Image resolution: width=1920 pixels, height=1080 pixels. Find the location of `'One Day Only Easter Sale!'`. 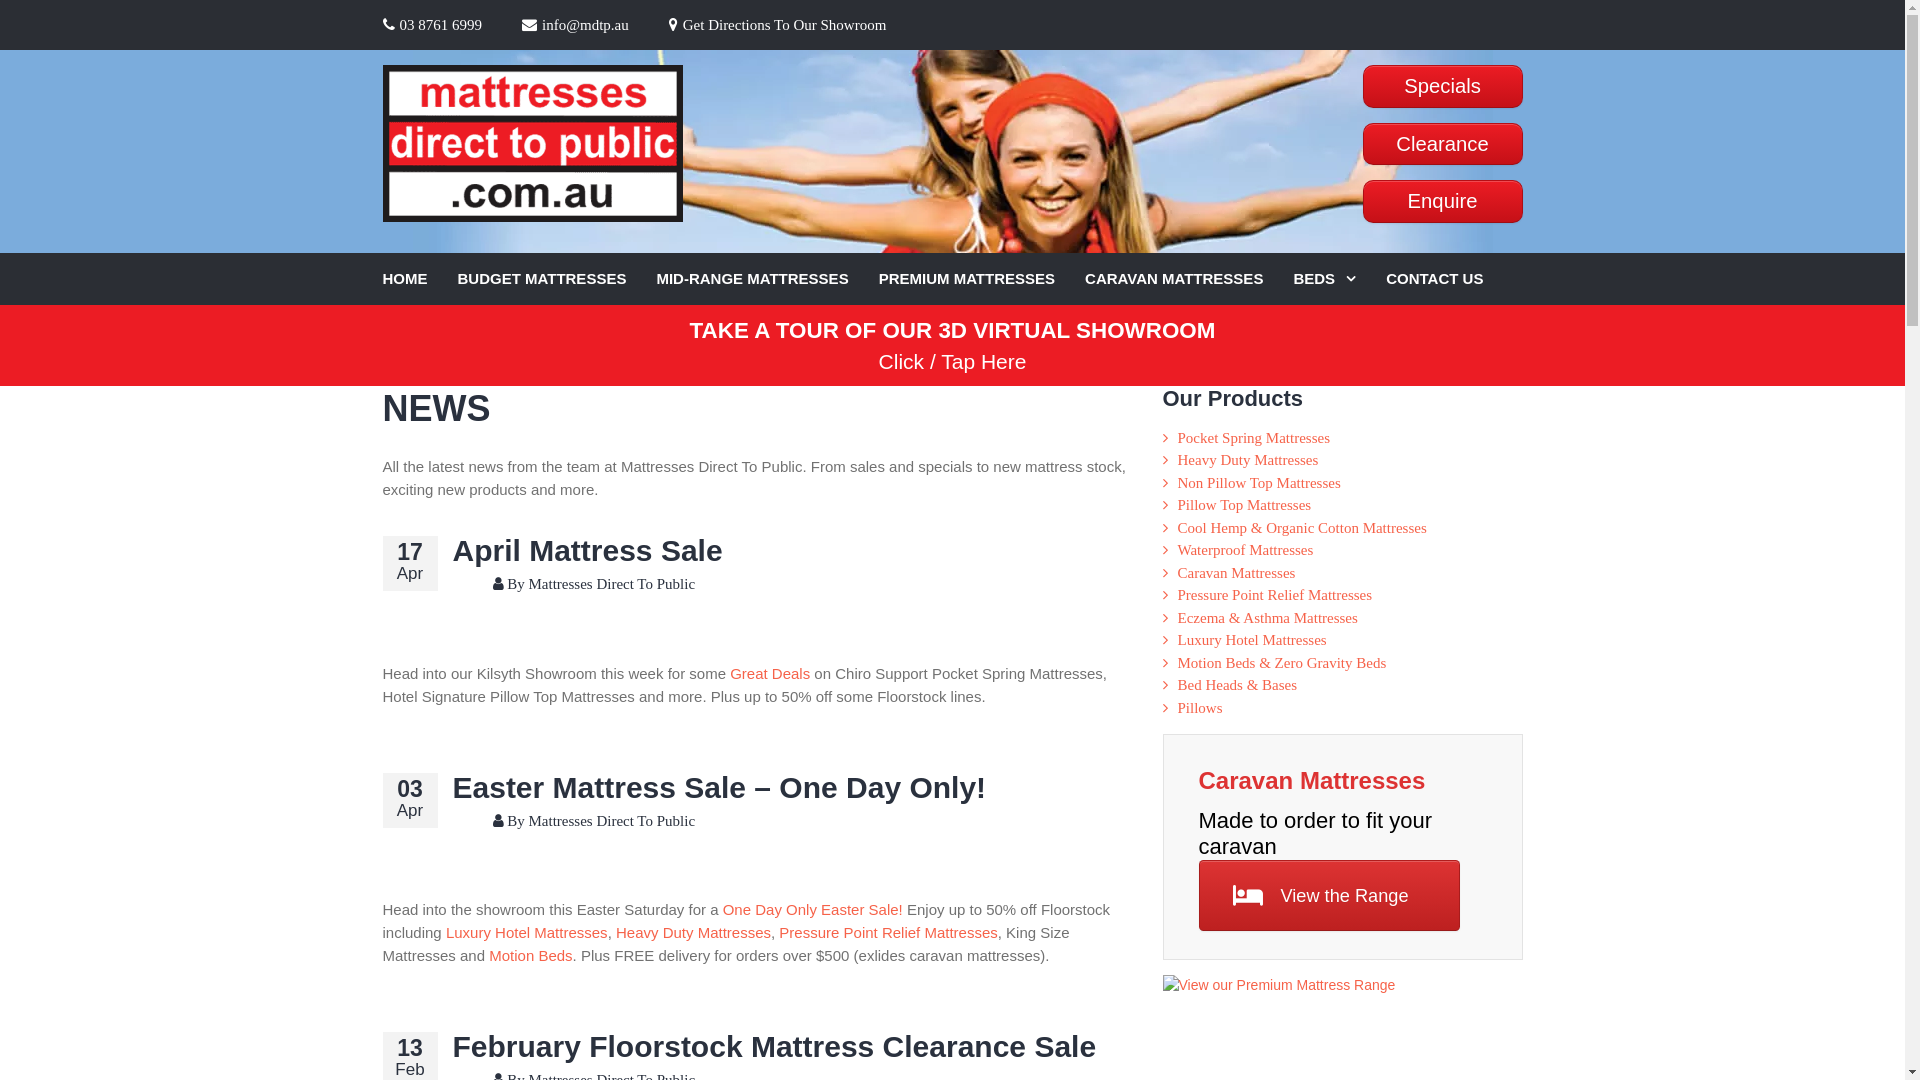

'One Day Only Easter Sale!' is located at coordinates (722, 909).